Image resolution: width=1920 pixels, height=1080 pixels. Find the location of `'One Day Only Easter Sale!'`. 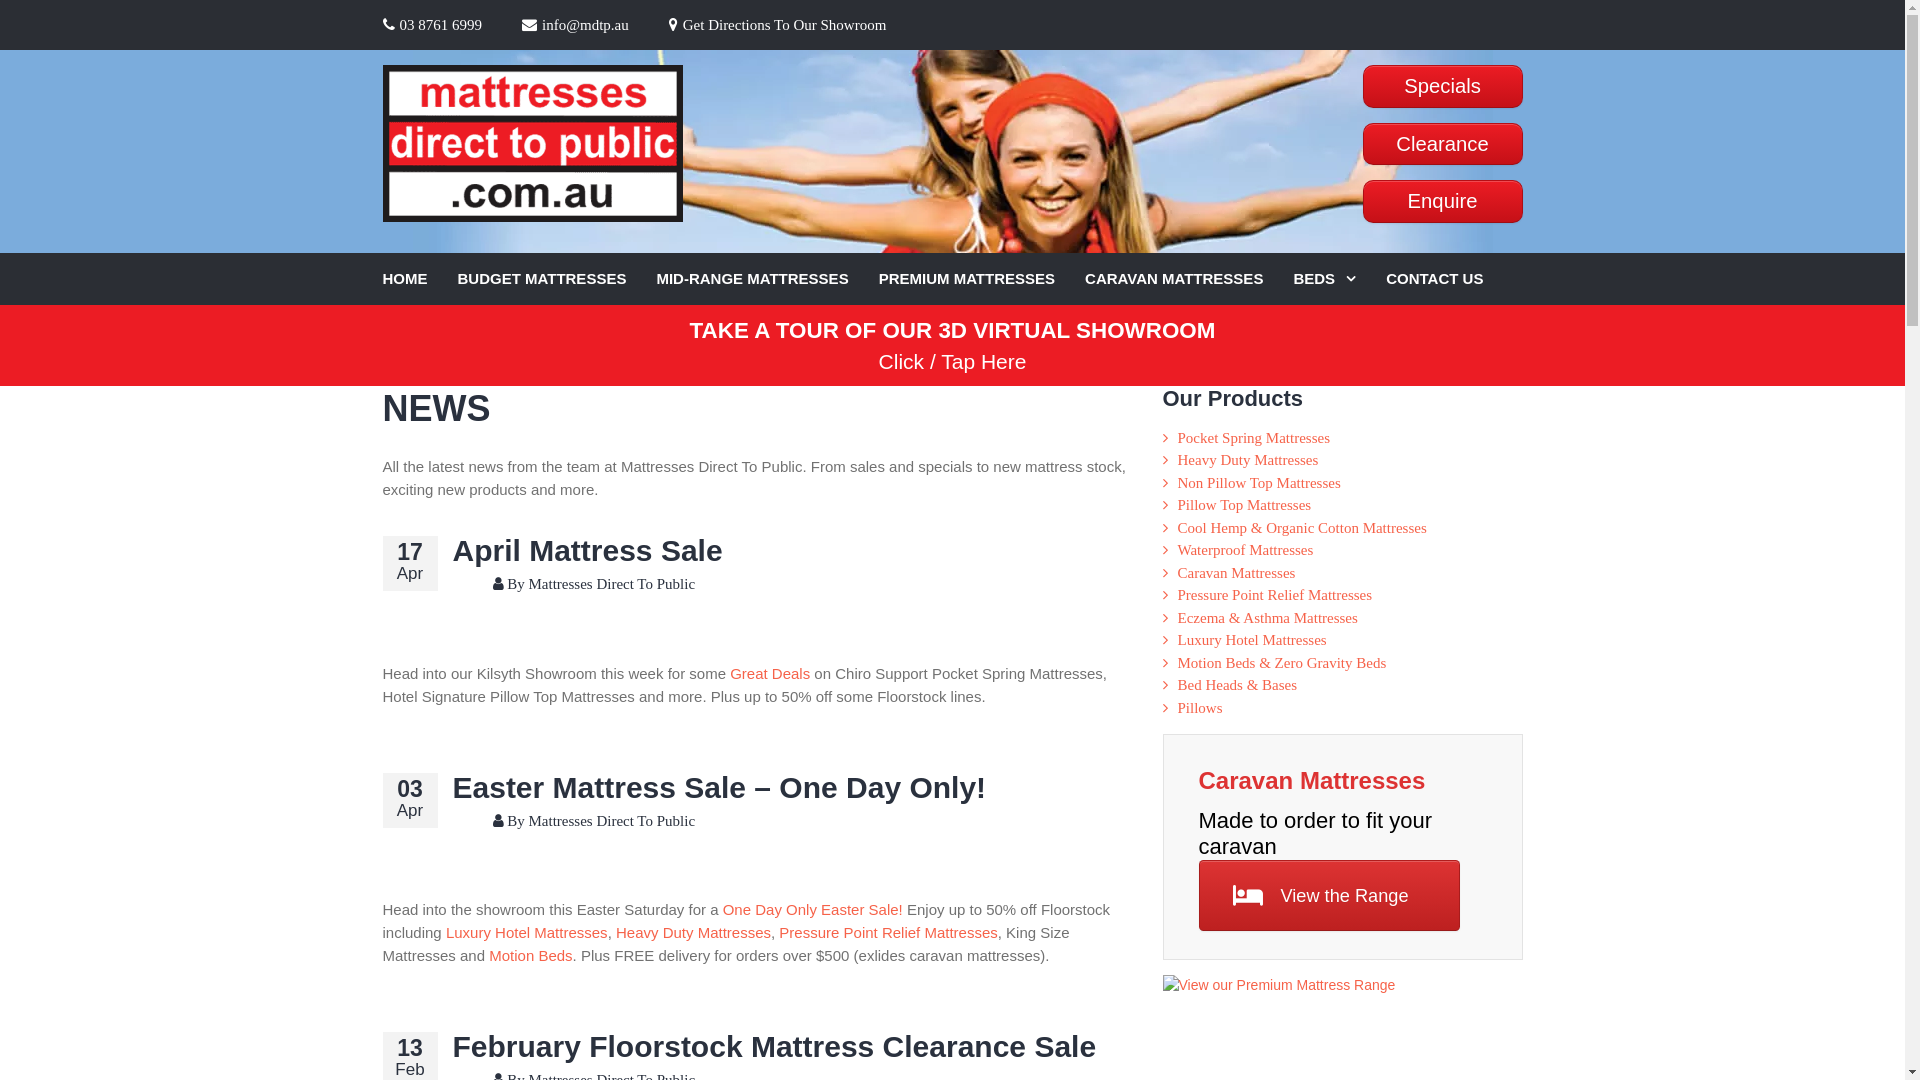

'One Day Only Easter Sale!' is located at coordinates (722, 909).